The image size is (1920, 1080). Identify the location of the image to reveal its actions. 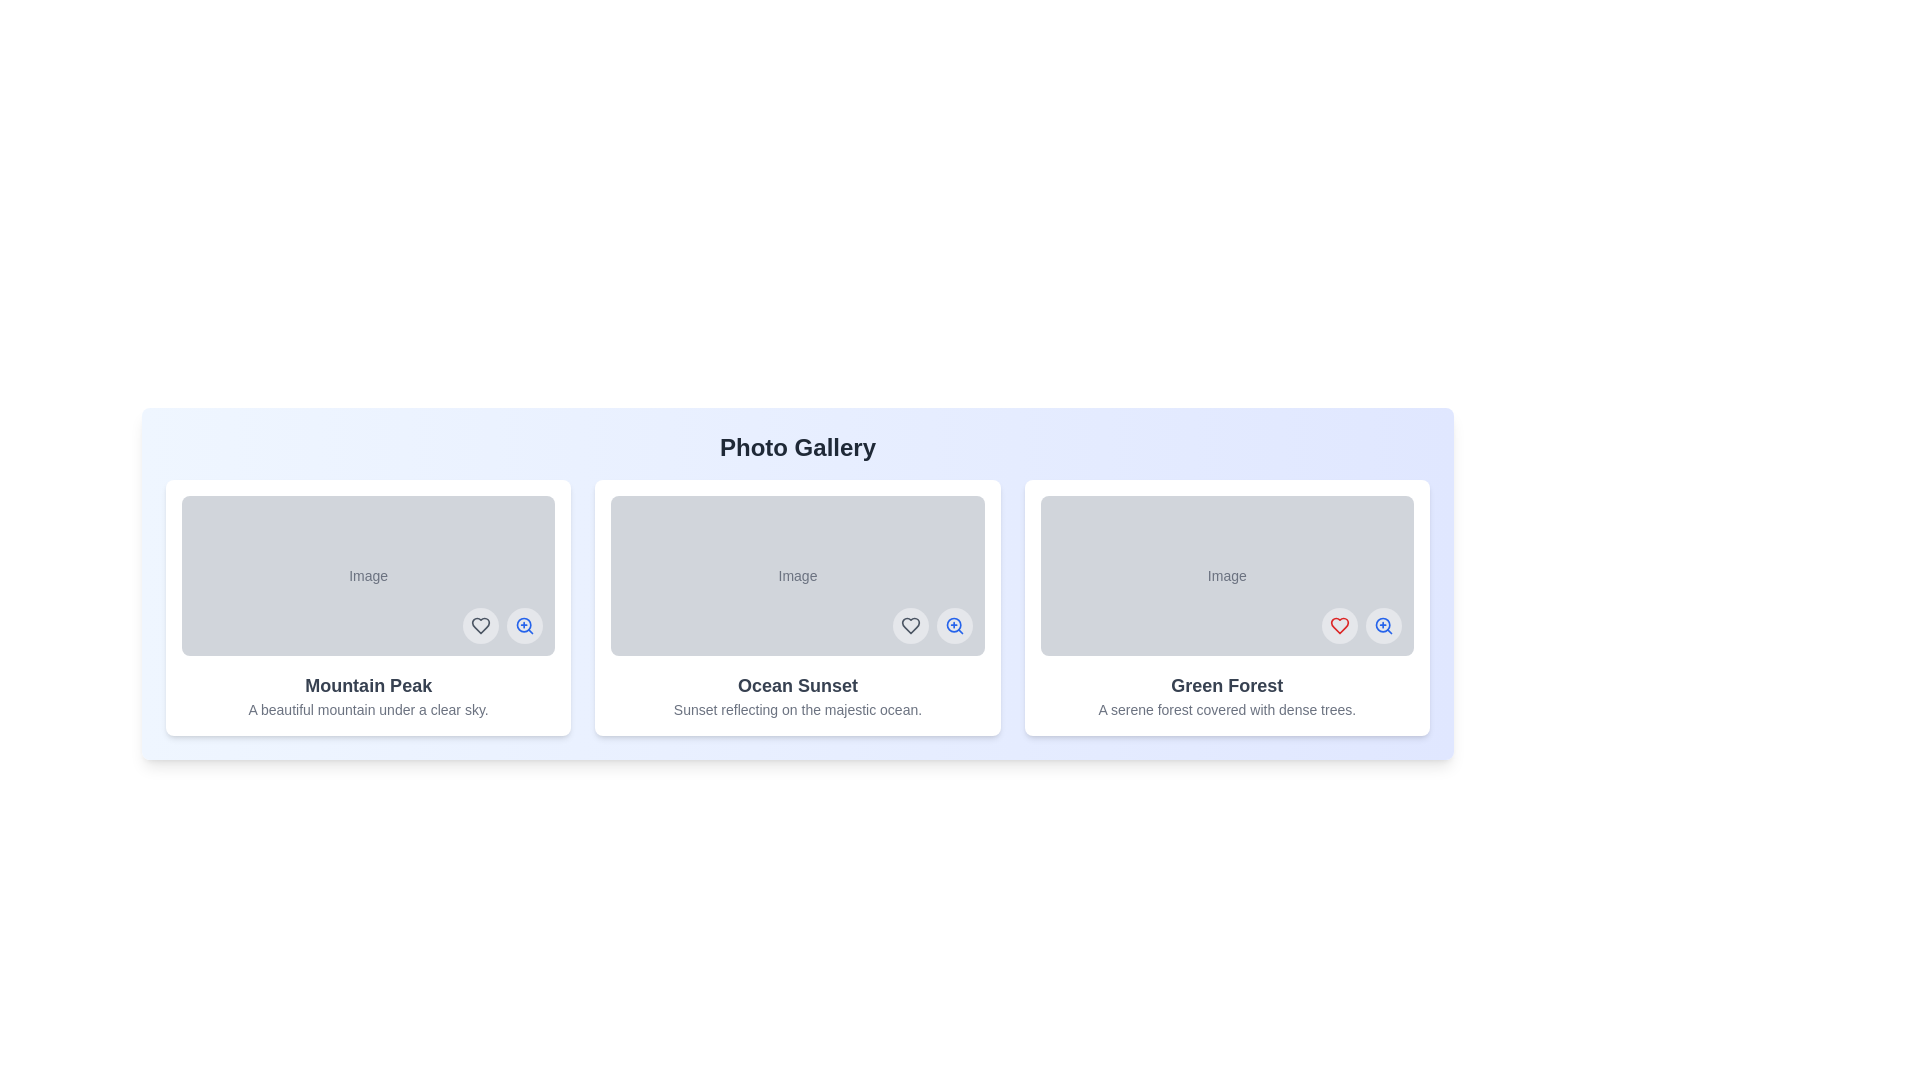
(368, 575).